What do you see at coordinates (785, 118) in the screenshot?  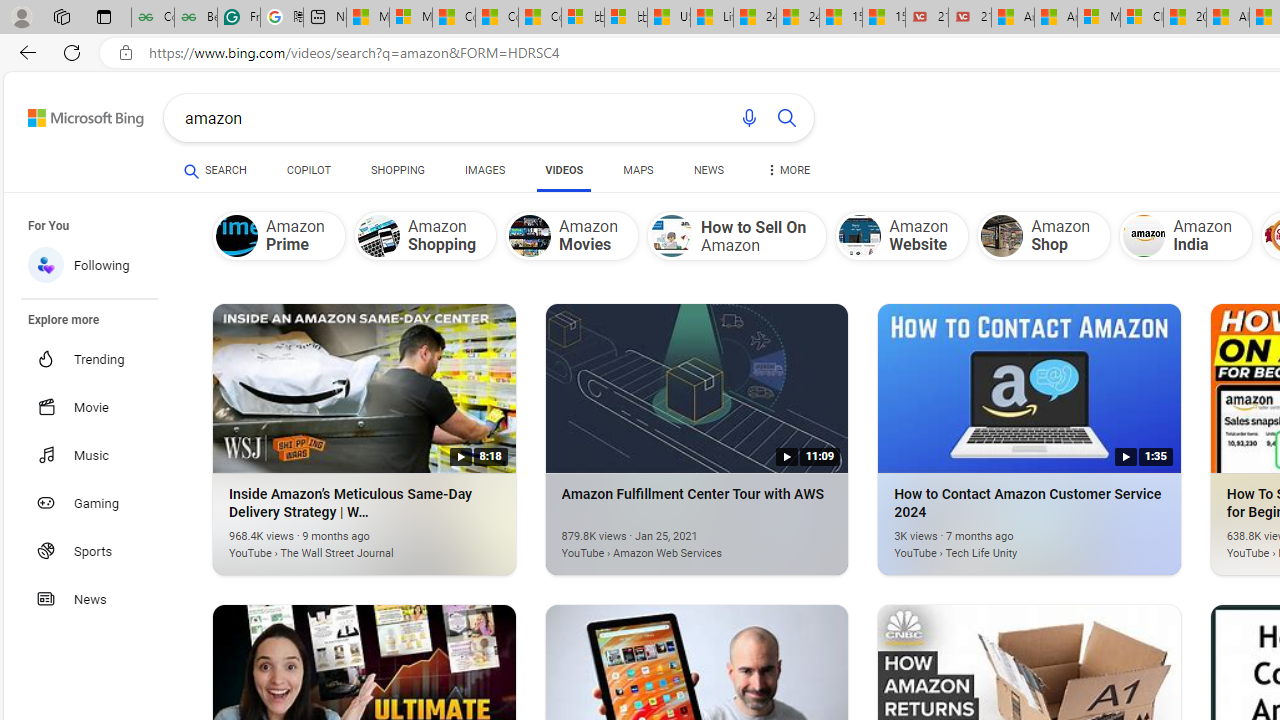 I see `'Search button'` at bounding box center [785, 118].